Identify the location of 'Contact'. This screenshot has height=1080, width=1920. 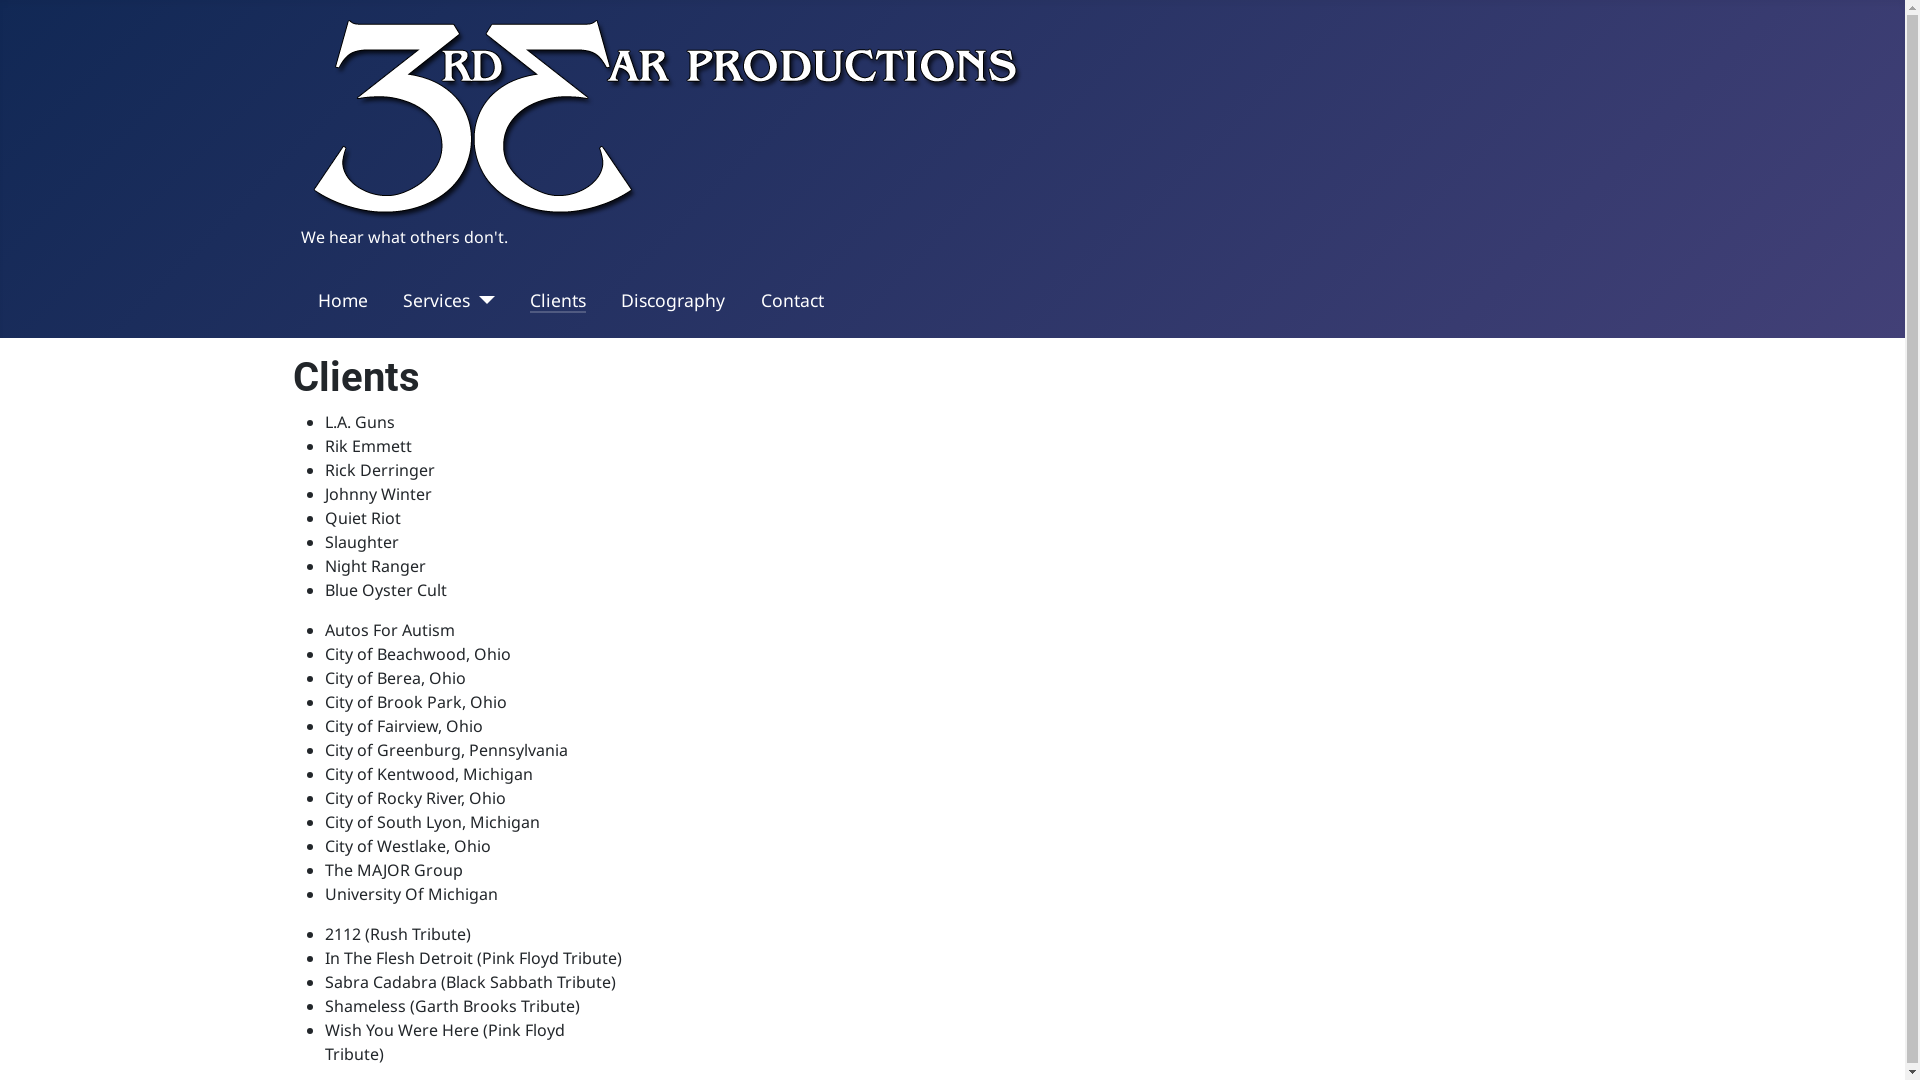
(791, 300).